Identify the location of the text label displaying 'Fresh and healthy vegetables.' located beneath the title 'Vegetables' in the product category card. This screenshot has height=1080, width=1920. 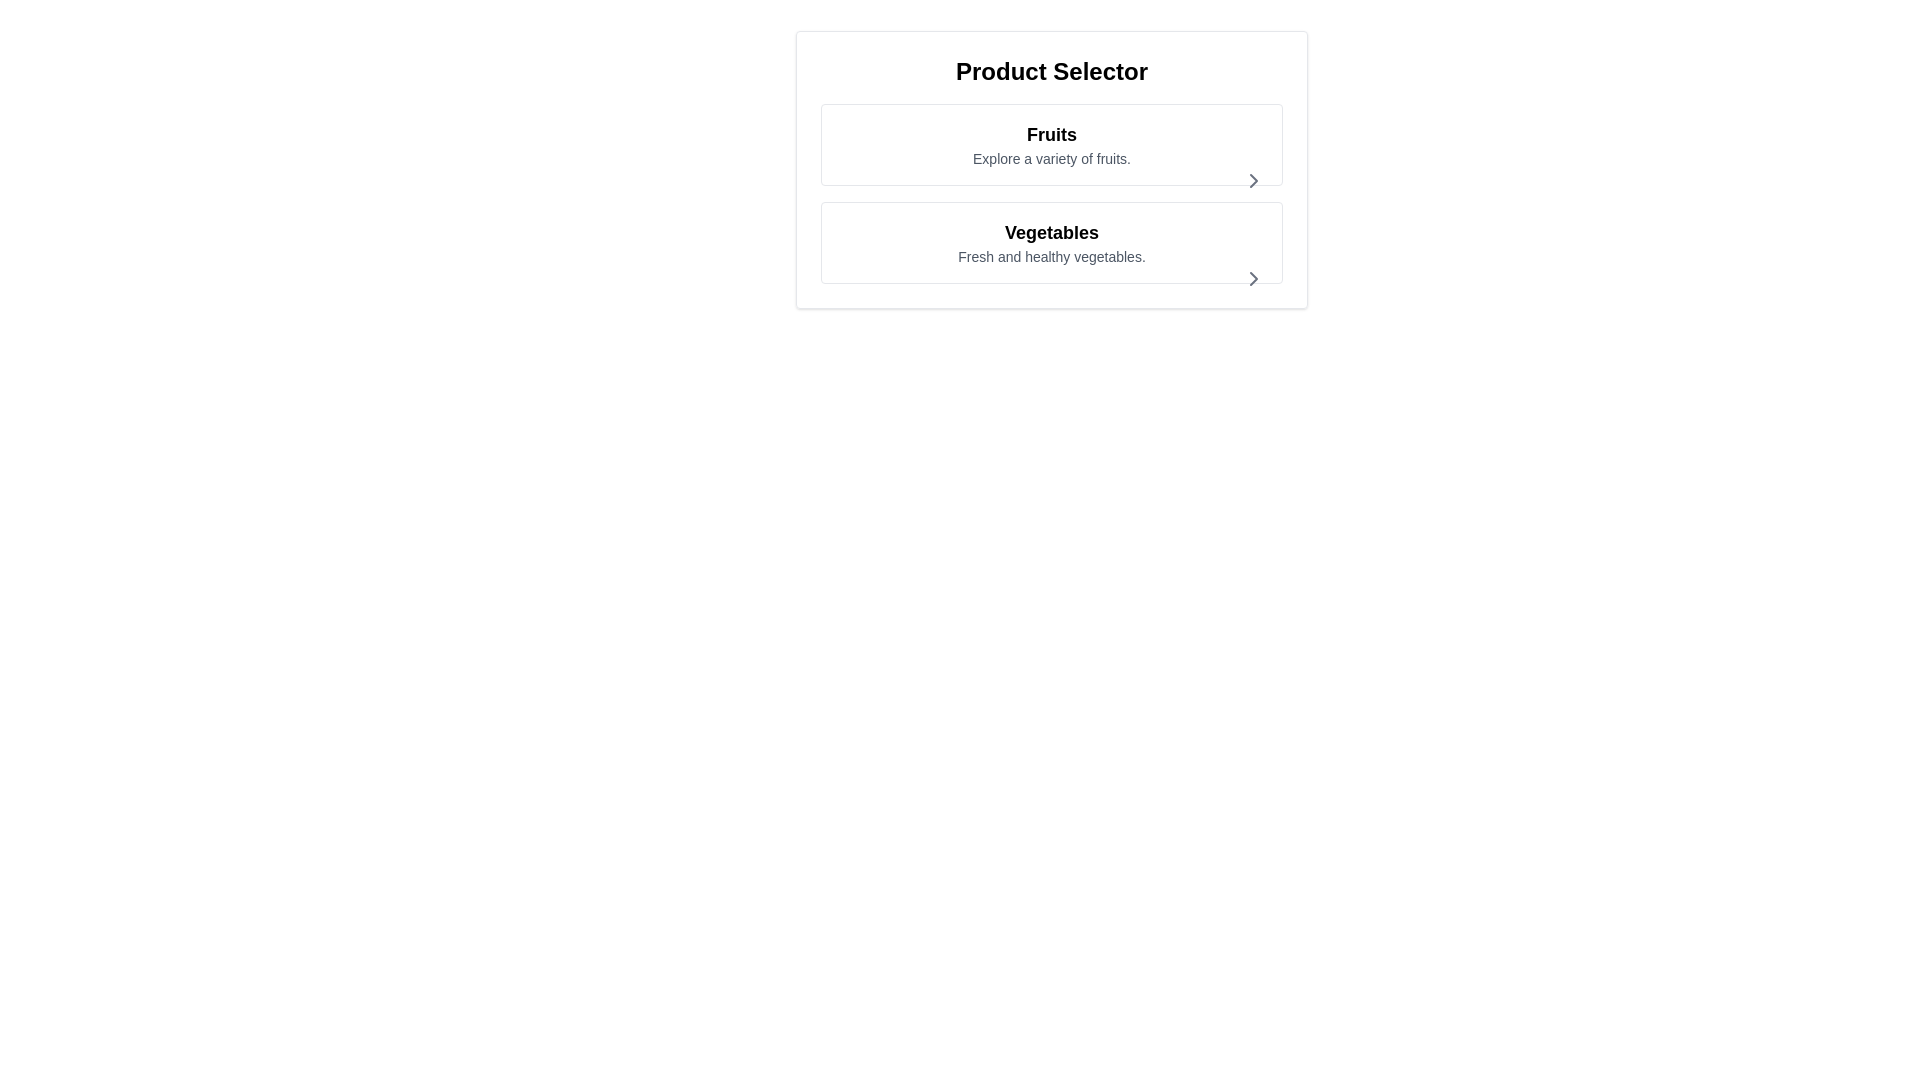
(1050, 256).